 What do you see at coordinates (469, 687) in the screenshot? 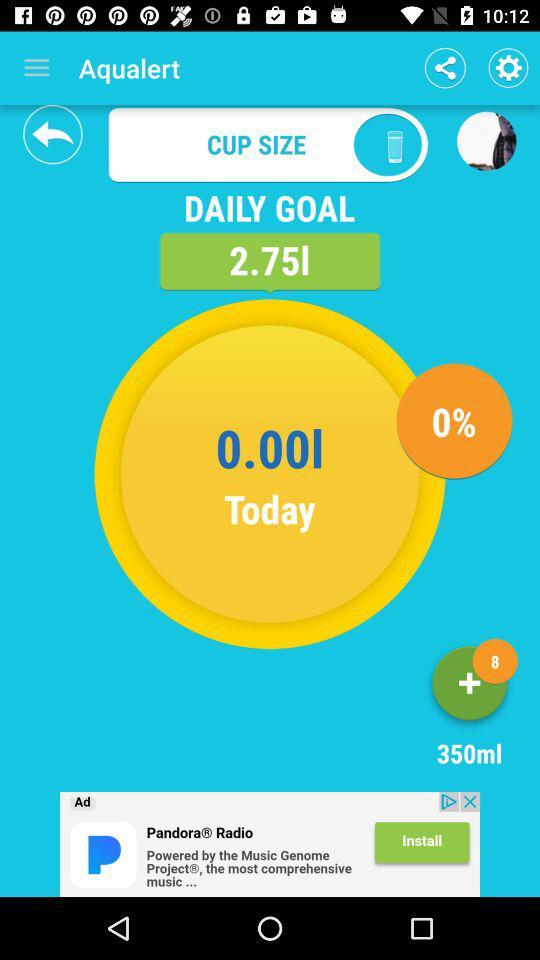
I see `the add icon` at bounding box center [469, 687].